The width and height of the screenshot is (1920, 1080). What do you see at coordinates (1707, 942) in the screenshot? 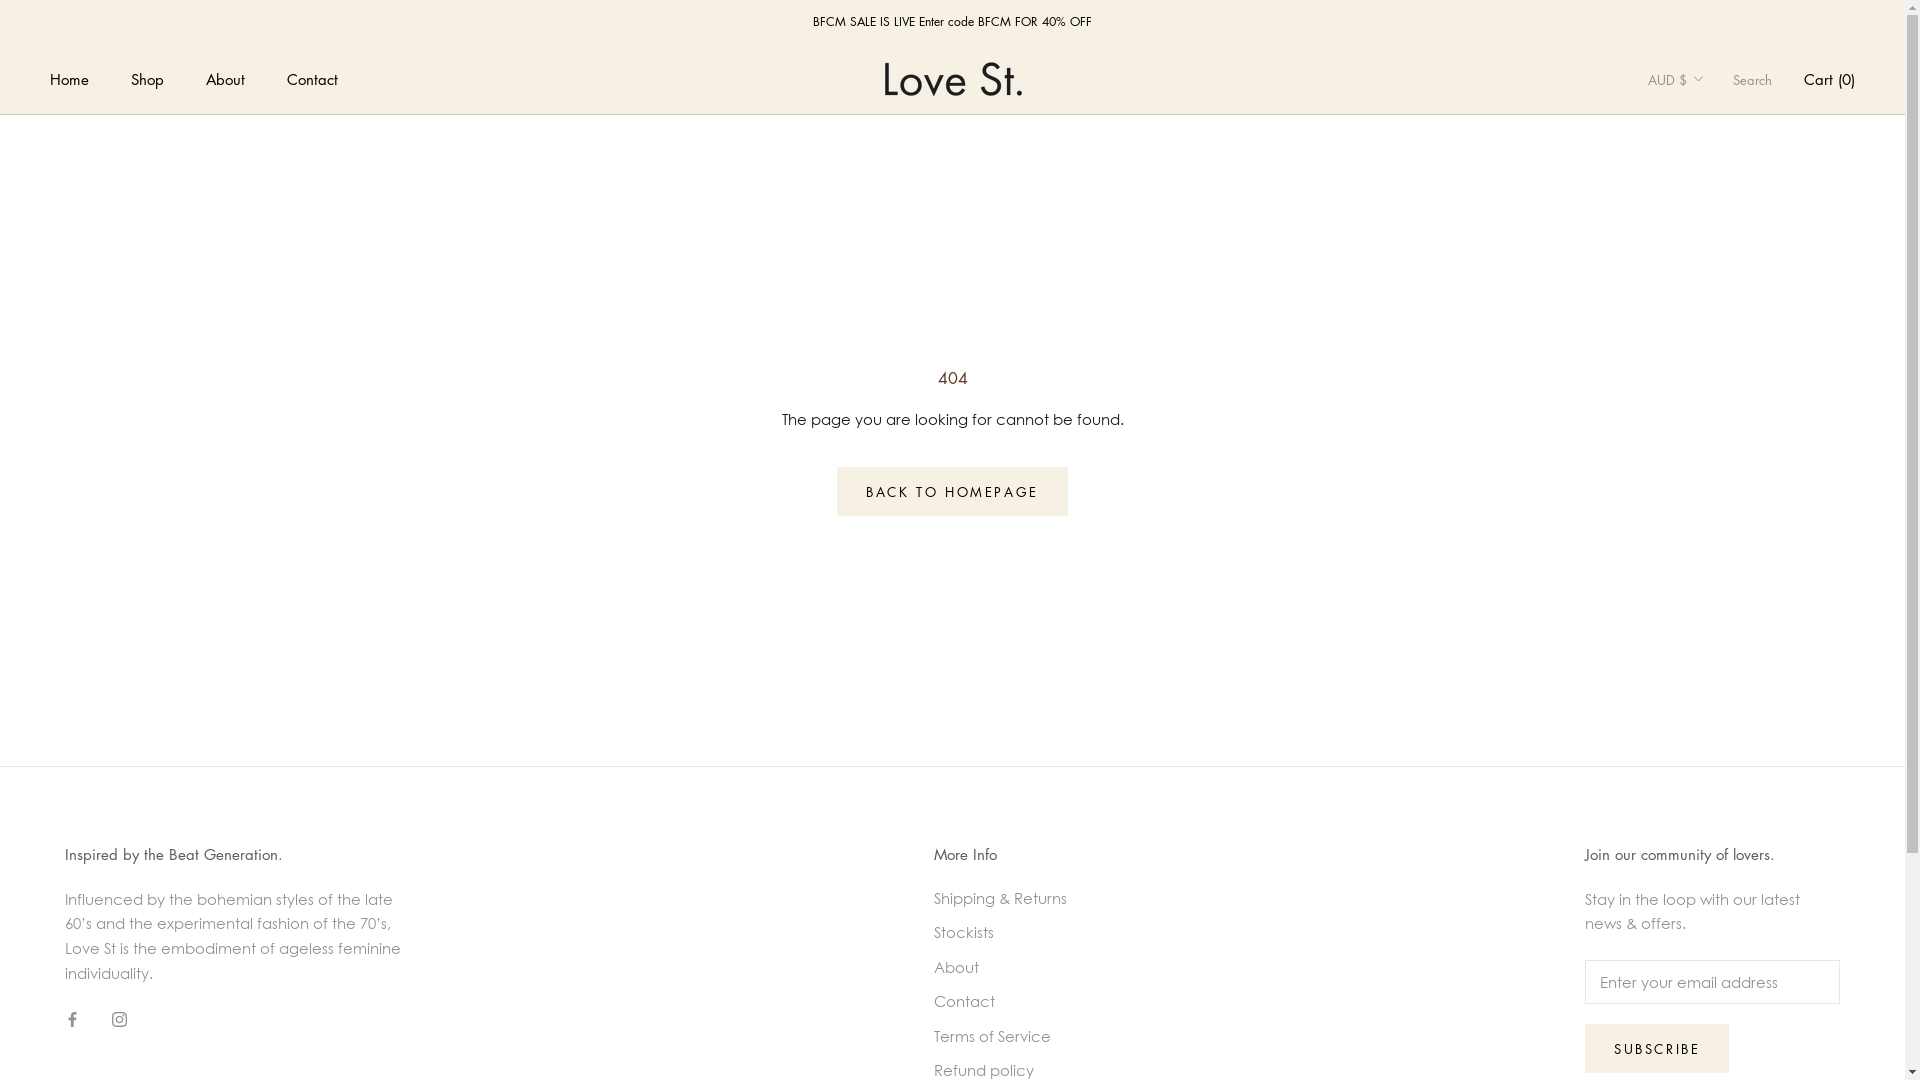
I see `'DKK'` at bounding box center [1707, 942].